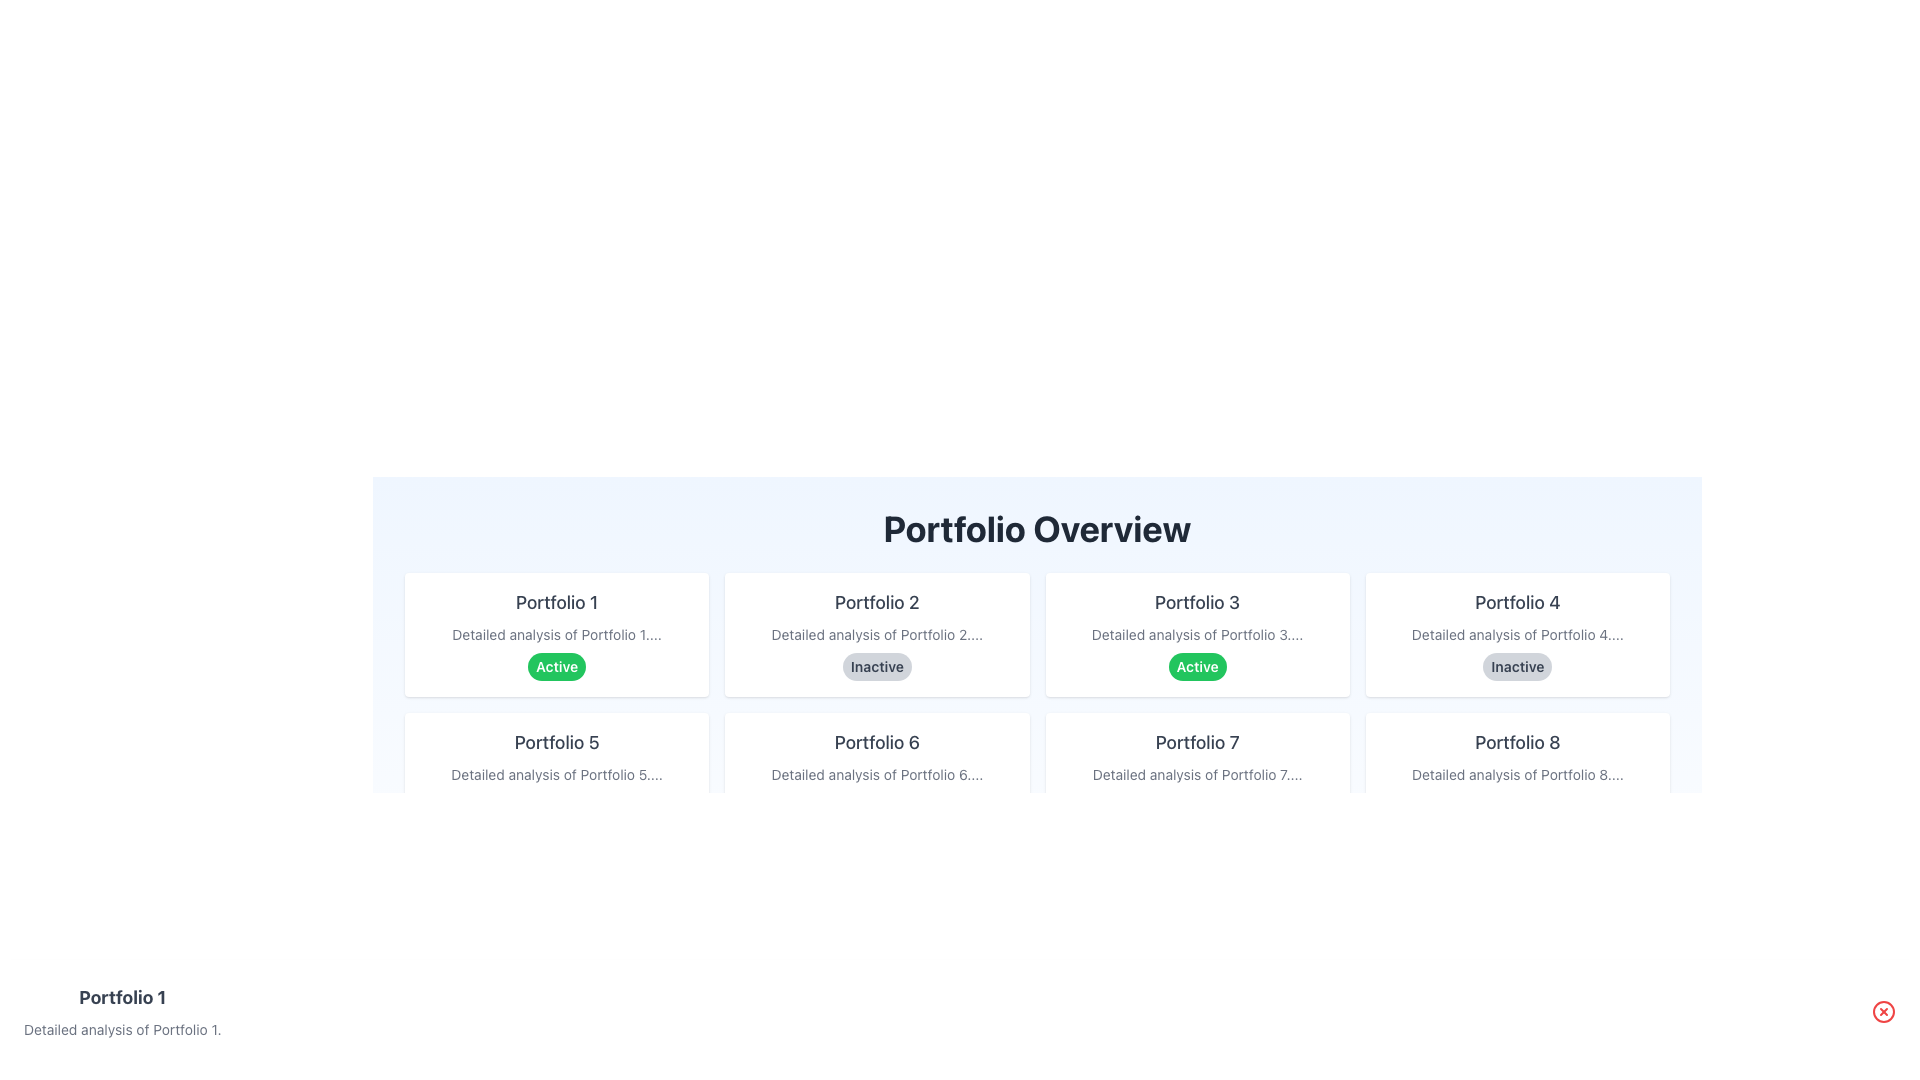  Describe the element at coordinates (557, 946) in the screenshot. I see `the status badge indicating 'Active' for the portfolio item 'Portfolio 9', located in the lower section of the white card` at that location.